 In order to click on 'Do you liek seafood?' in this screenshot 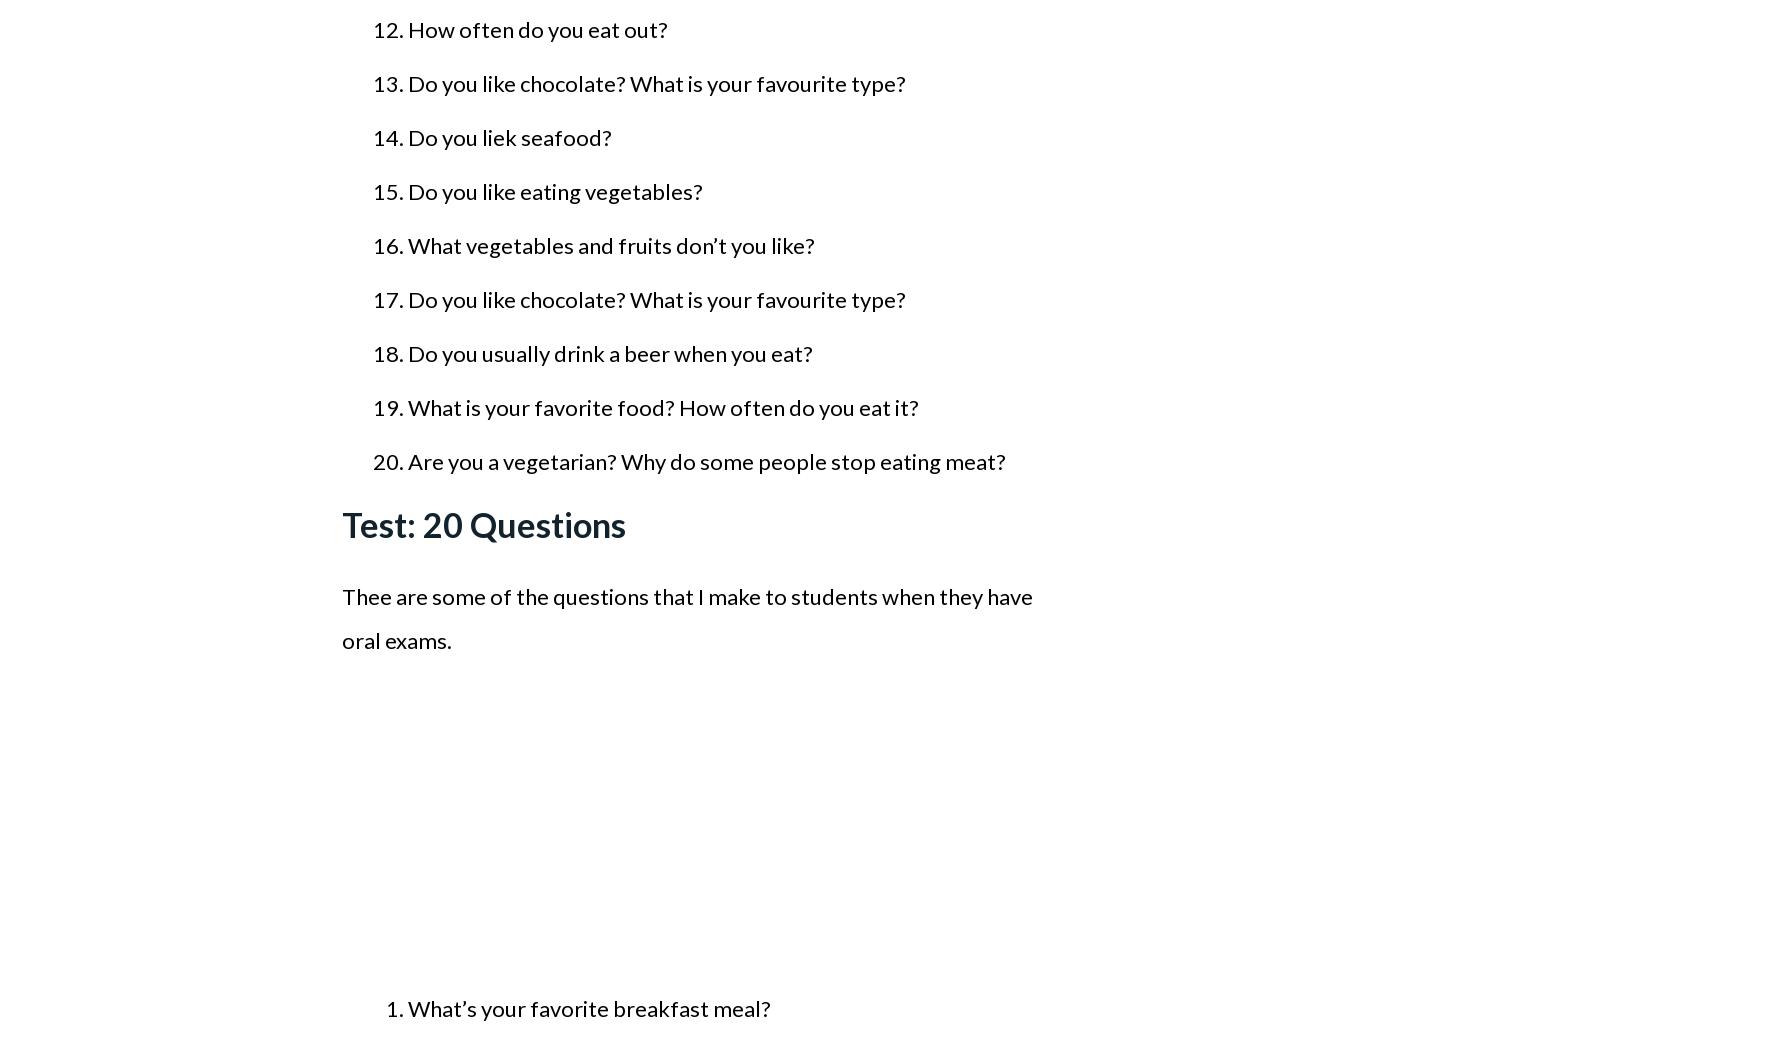, I will do `click(510, 136)`.